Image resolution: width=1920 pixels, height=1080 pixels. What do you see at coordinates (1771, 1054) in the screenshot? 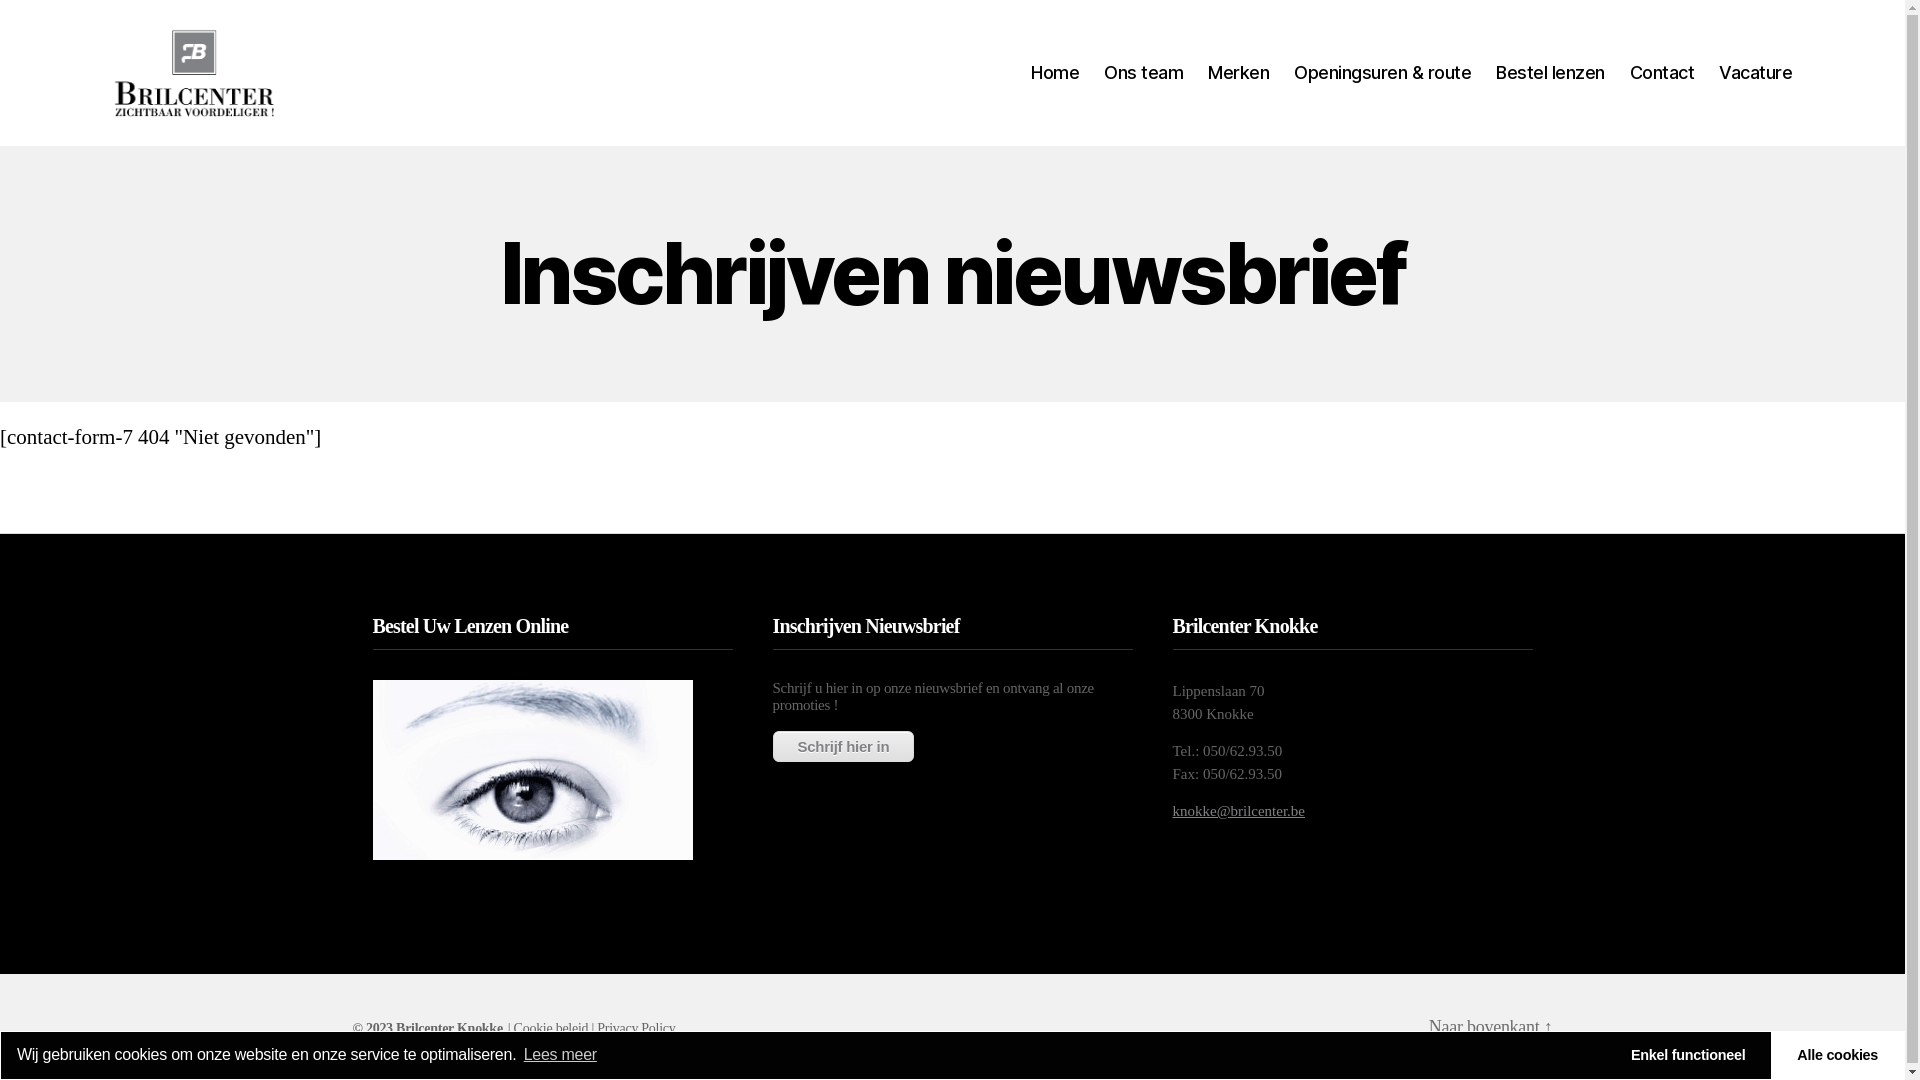
I see `'Alle cookies'` at bounding box center [1771, 1054].